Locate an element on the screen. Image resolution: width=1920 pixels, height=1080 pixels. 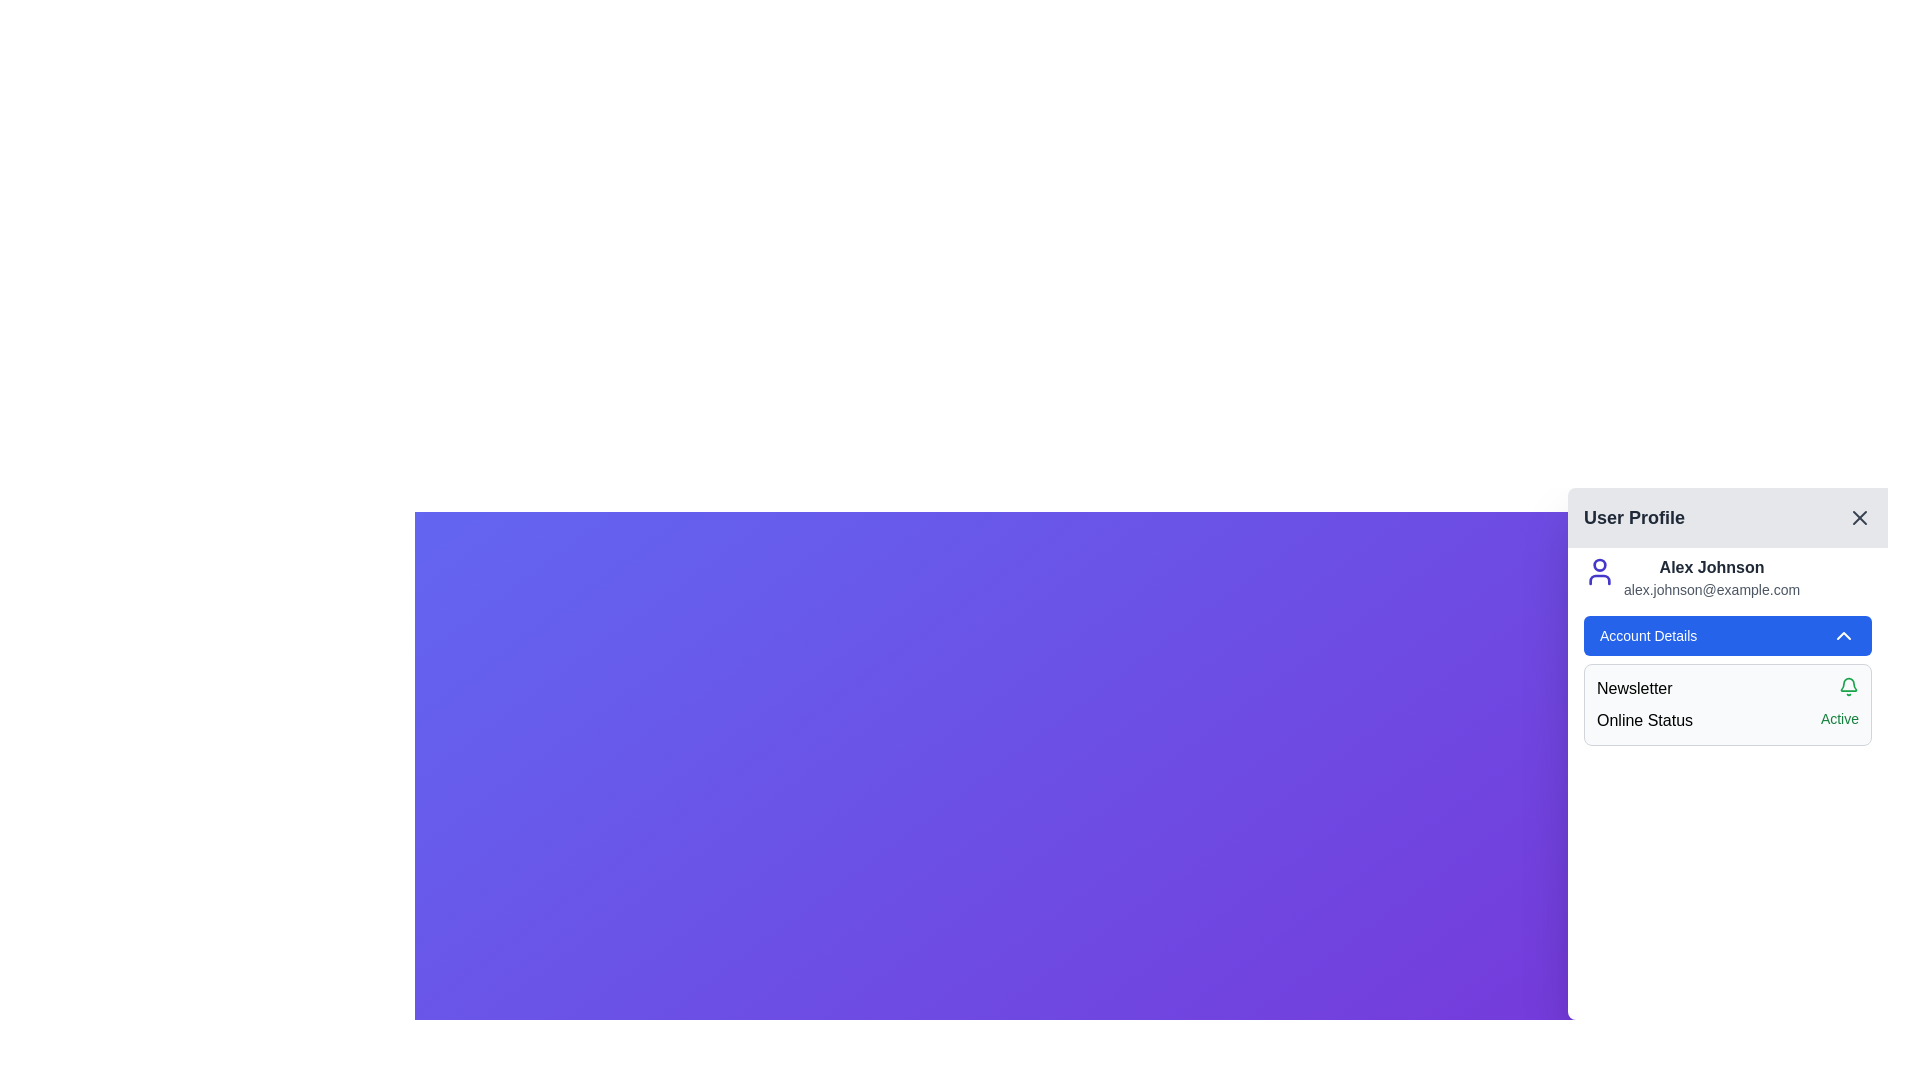
the 'Online Status' option in the User Profile sidebar is located at coordinates (1727, 753).